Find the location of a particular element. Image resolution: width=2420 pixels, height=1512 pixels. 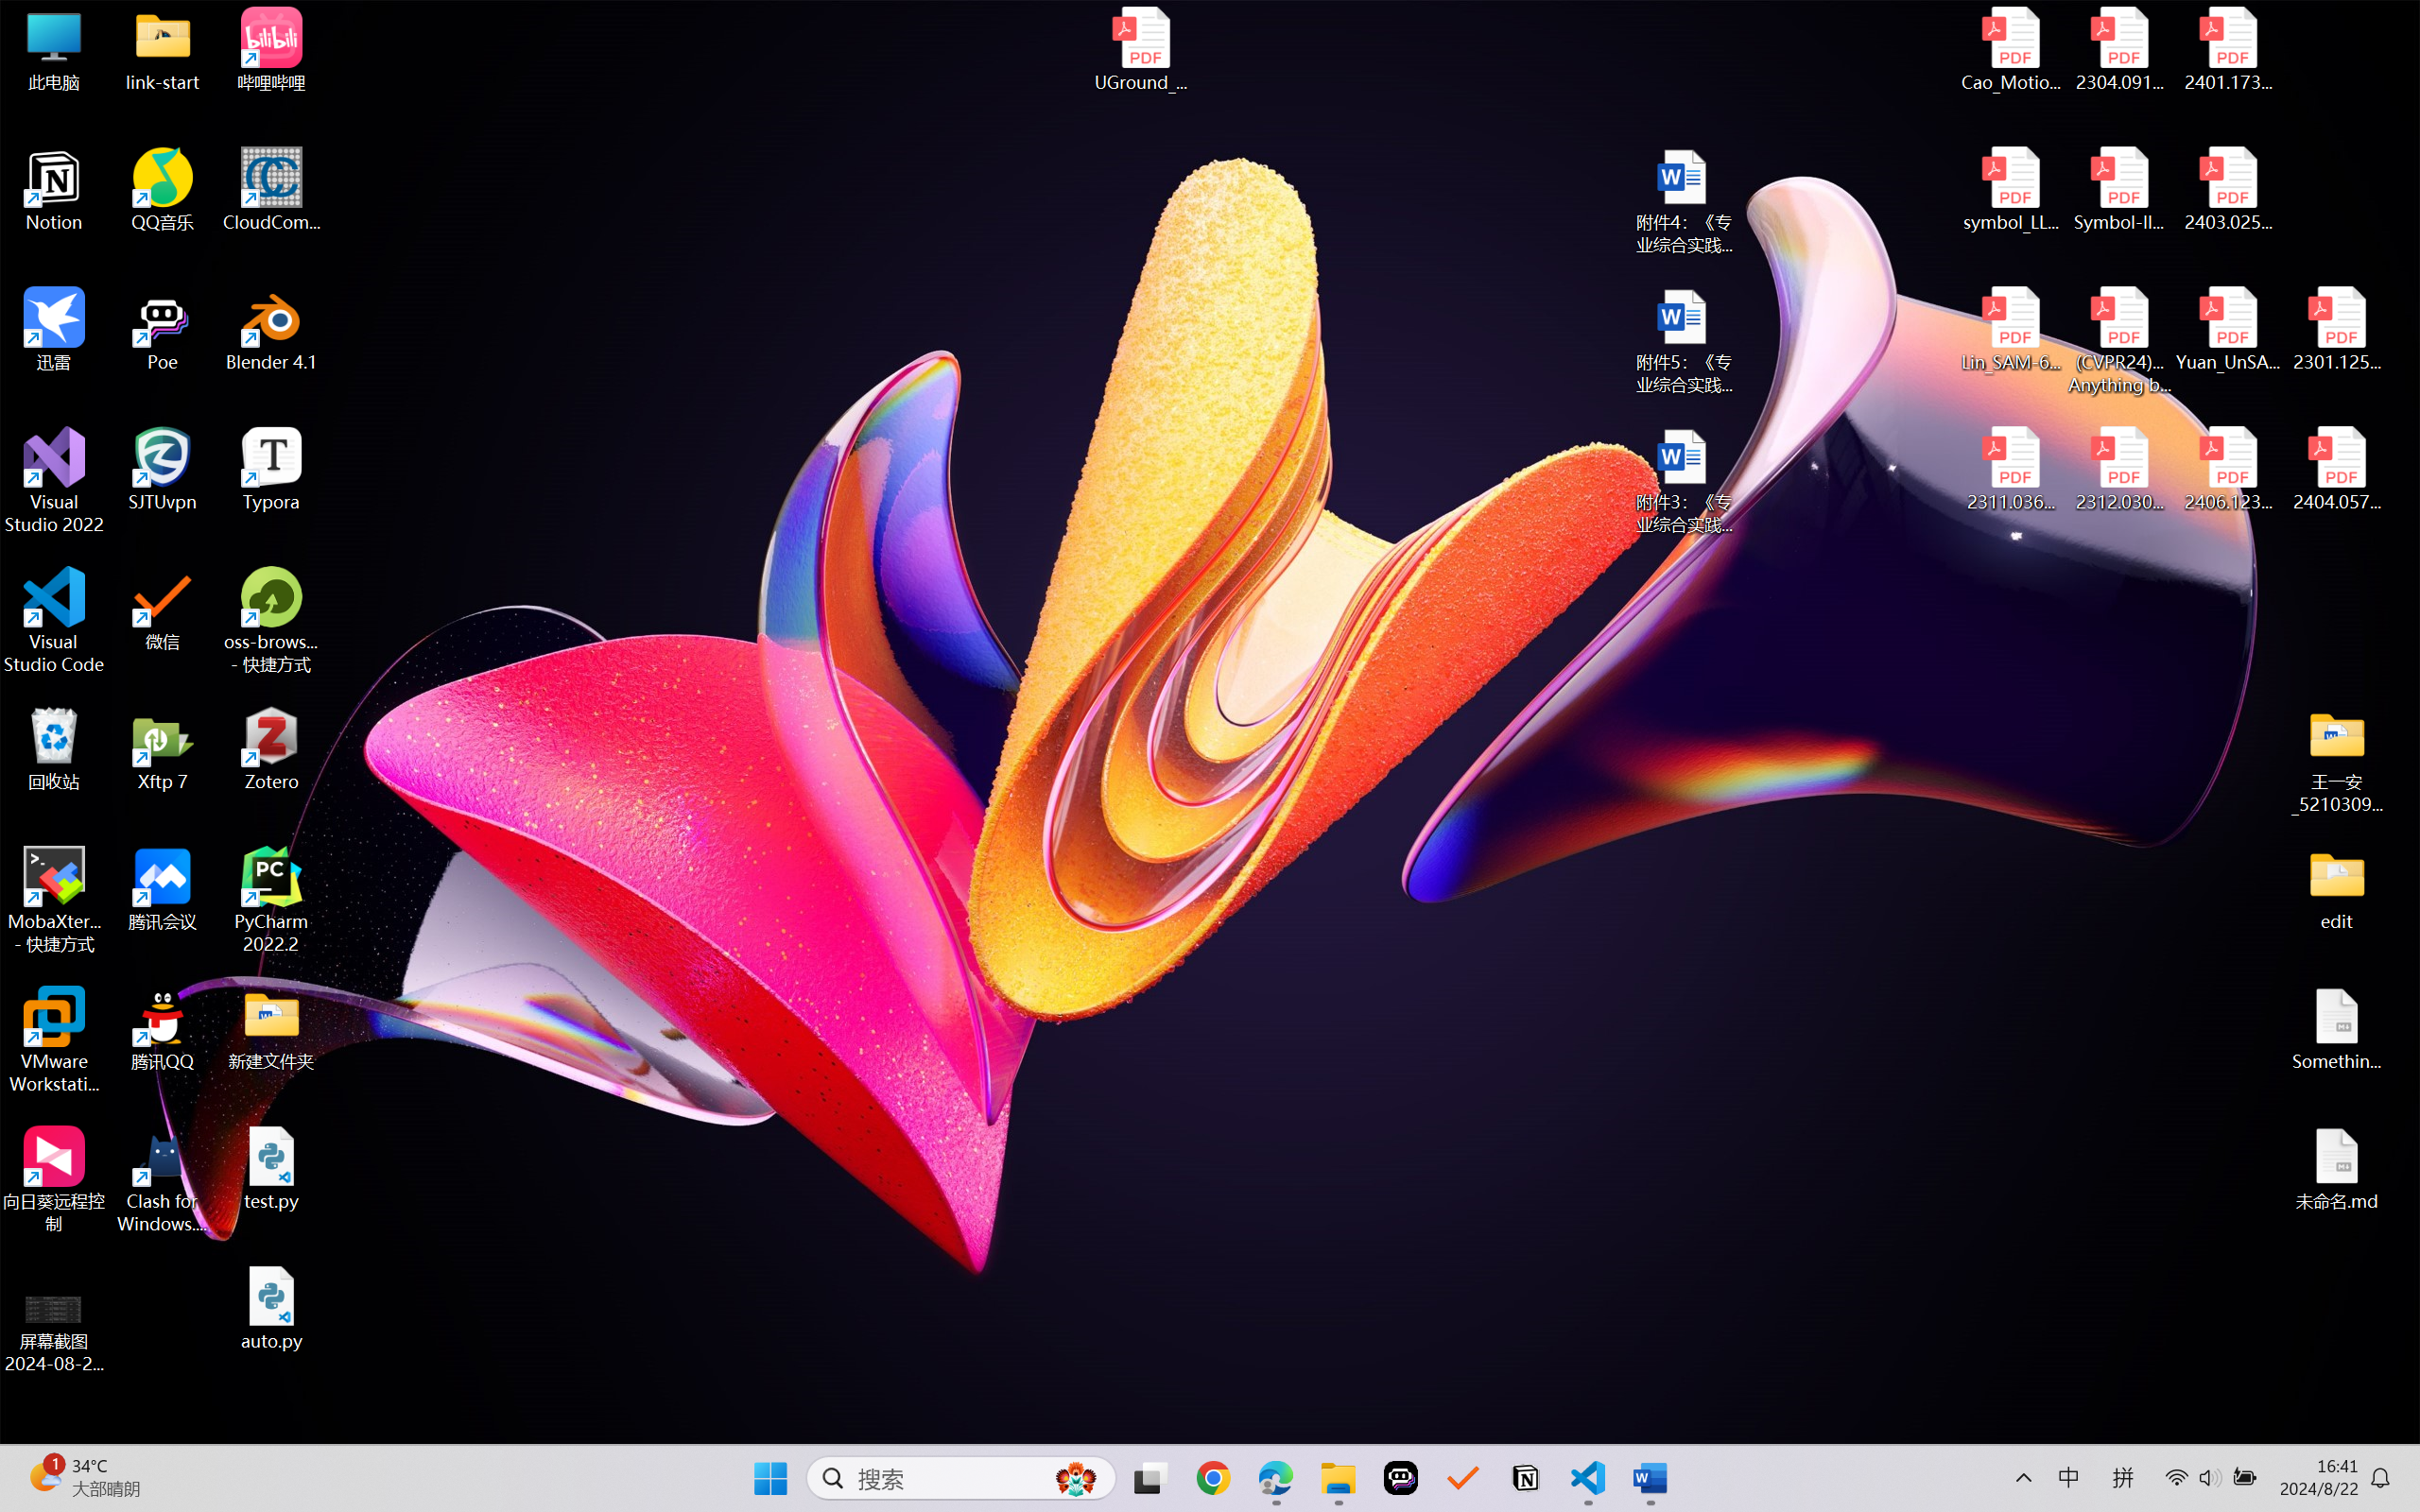

'Poe' is located at coordinates (163, 328).